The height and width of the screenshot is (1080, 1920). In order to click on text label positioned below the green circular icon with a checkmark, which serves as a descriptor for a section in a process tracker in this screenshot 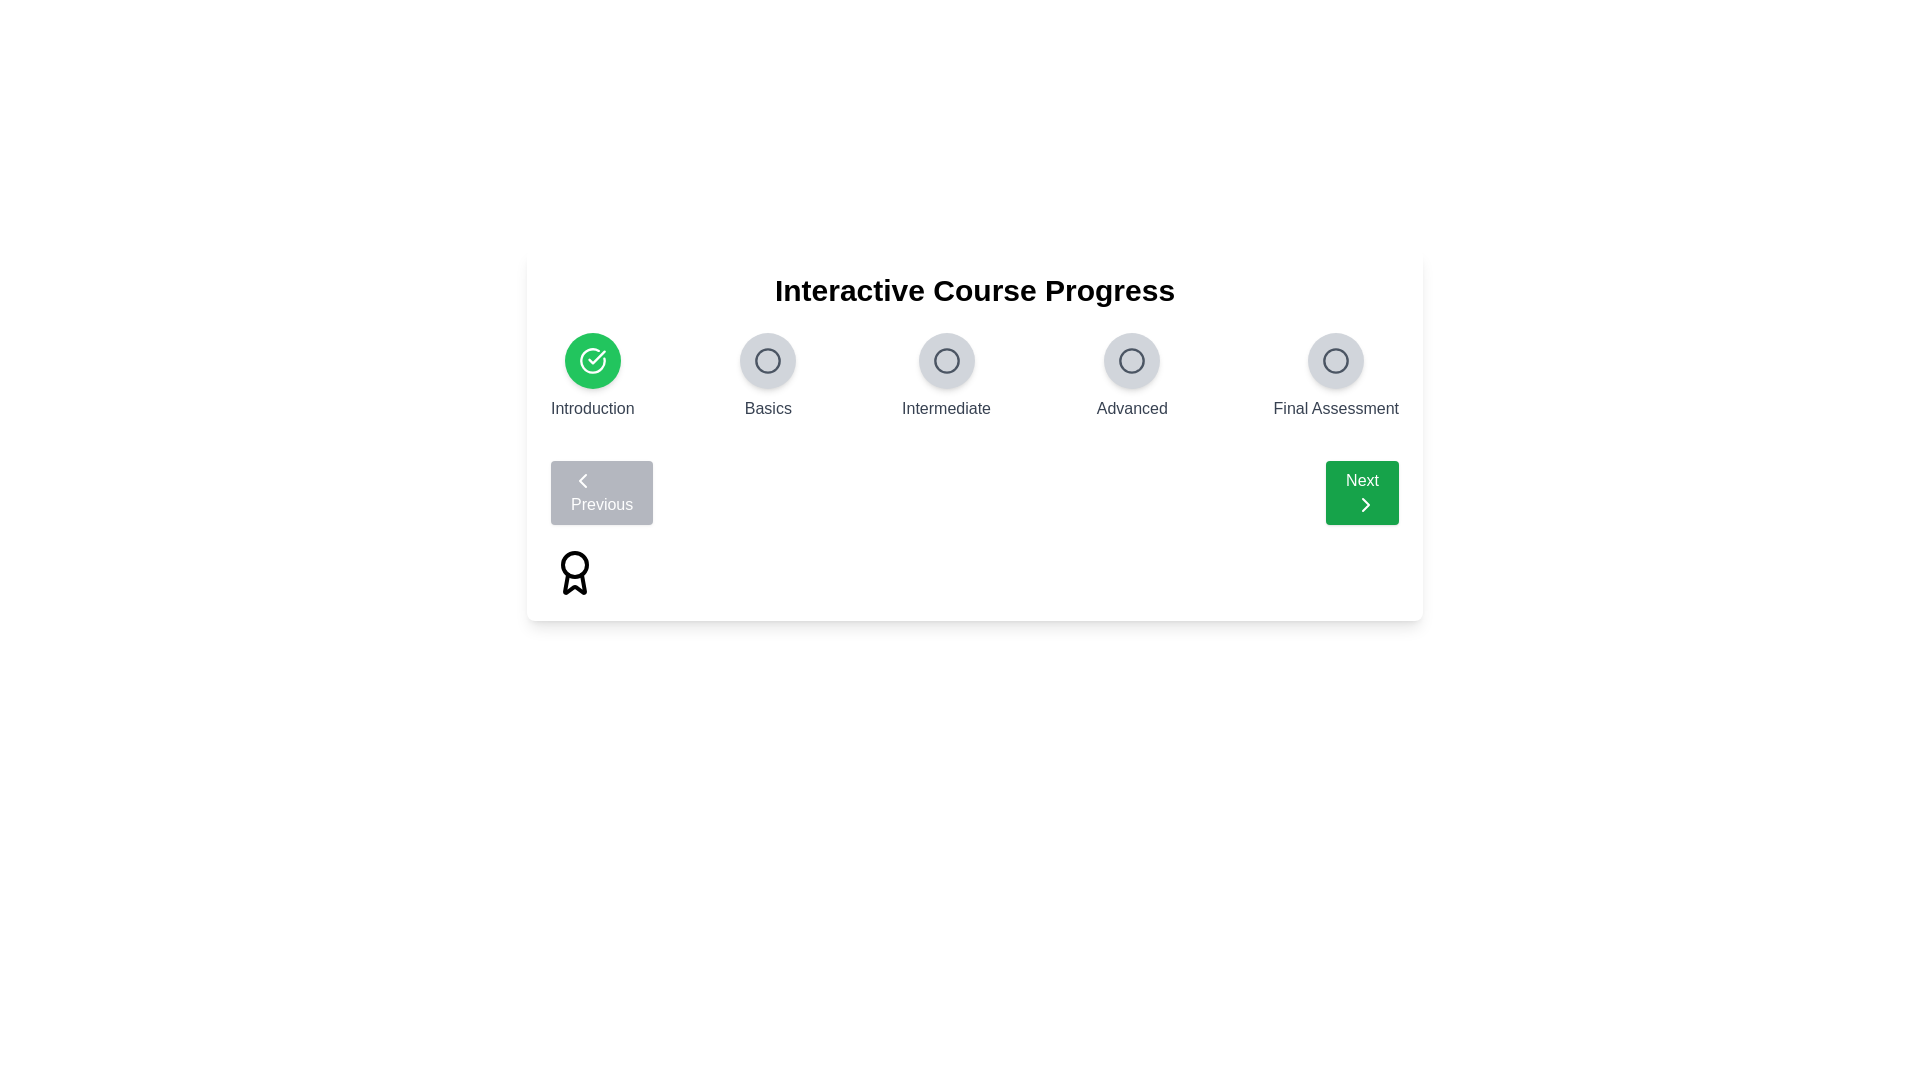, I will do `click(591, 407)`.